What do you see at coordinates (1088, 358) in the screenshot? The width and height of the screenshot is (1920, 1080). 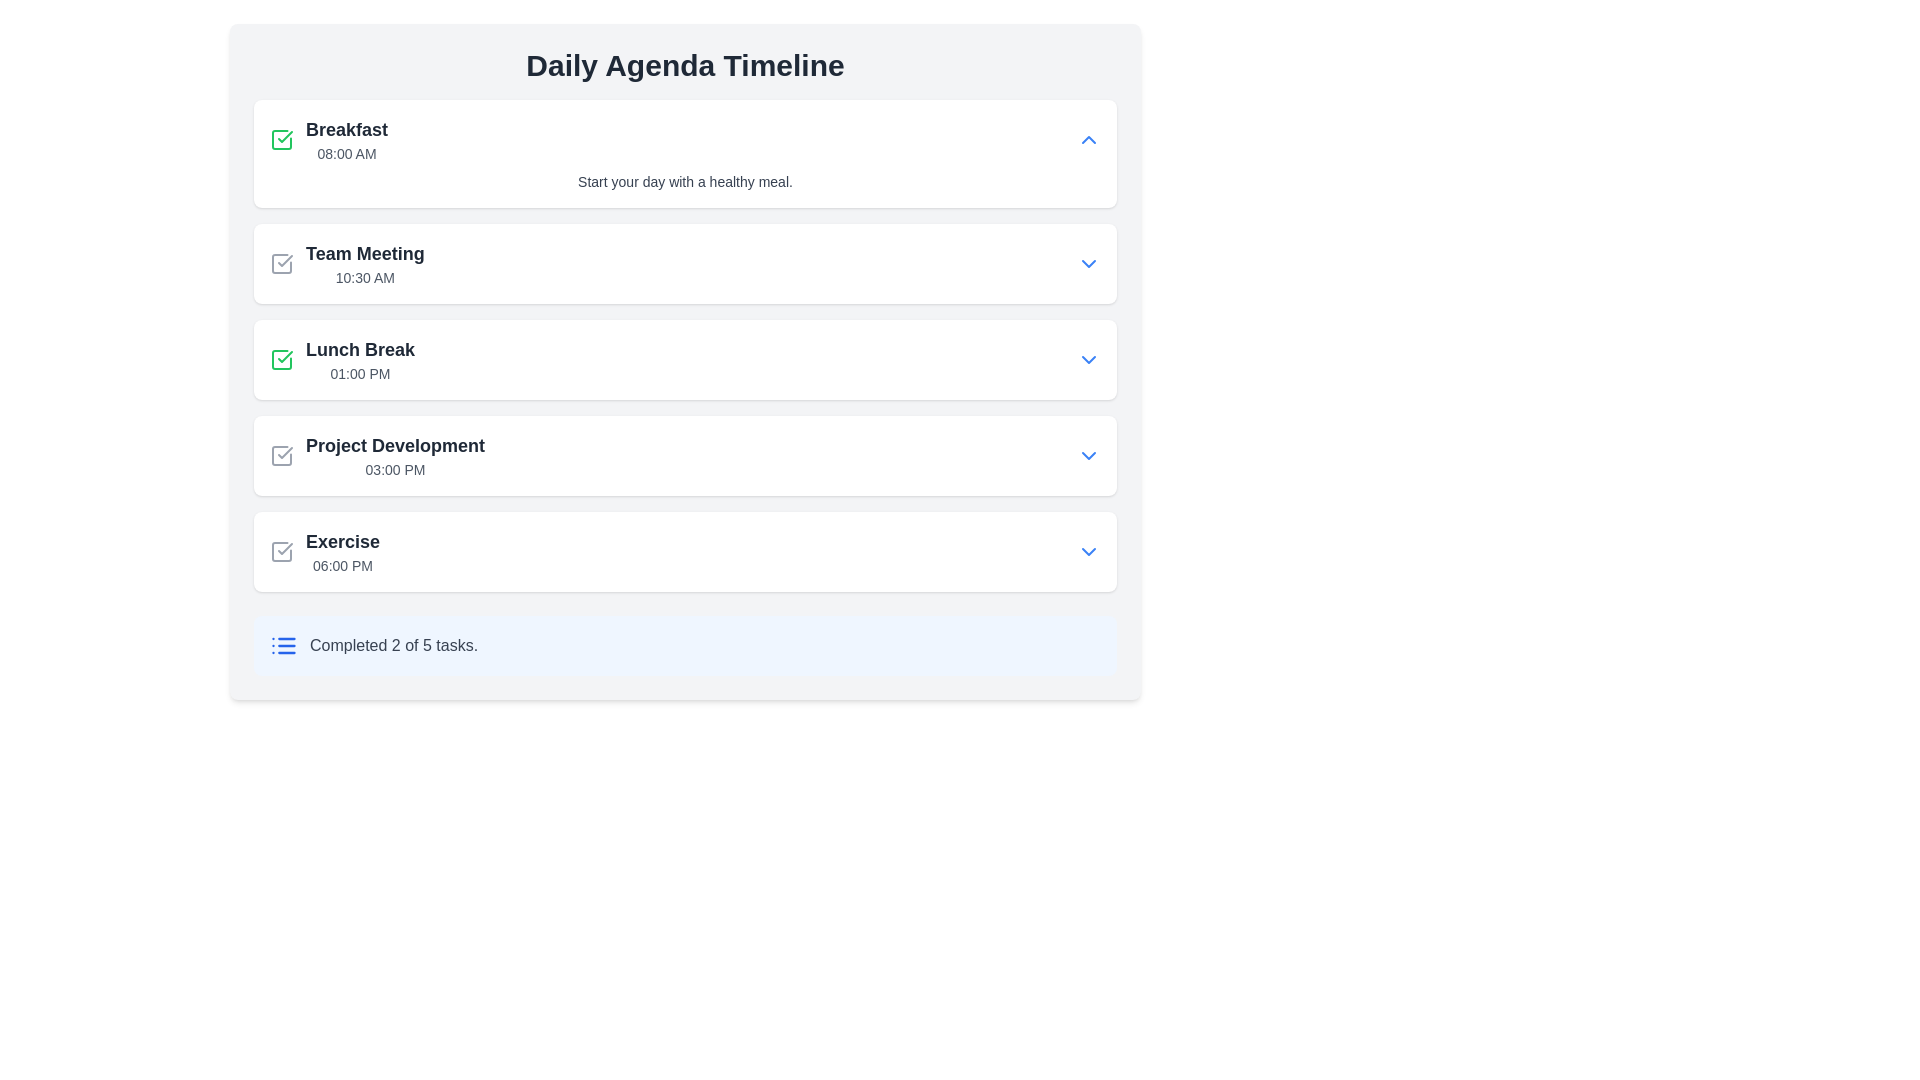 I see `the downward-pointing chevron icon of the Dropdown toggle button located at the rightmost part of the 'Lunch Break' row, which shows '01:00 PM'` at bounding box center [1088, 358].